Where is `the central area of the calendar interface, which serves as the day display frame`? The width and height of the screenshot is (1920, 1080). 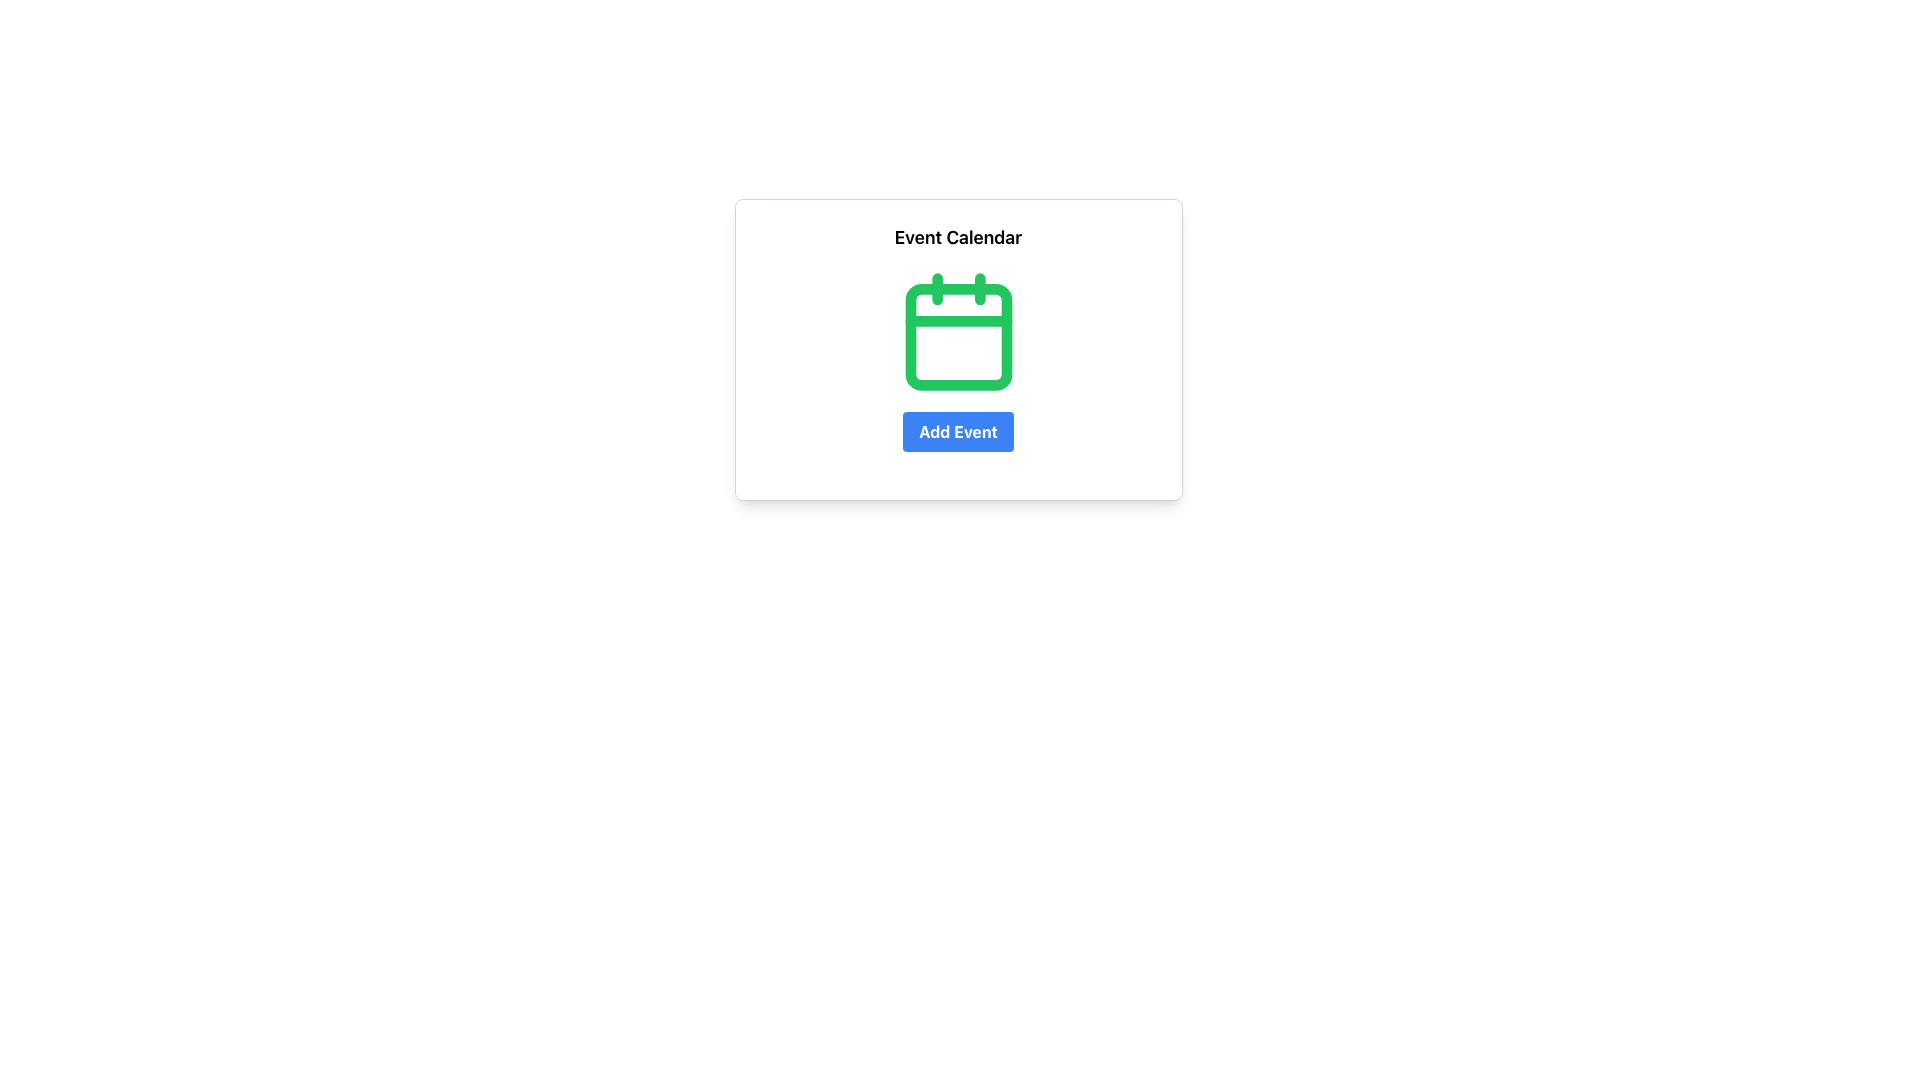
the central area of the calendar interface, which serves as the day display frame is located at coordinates (957, 336).